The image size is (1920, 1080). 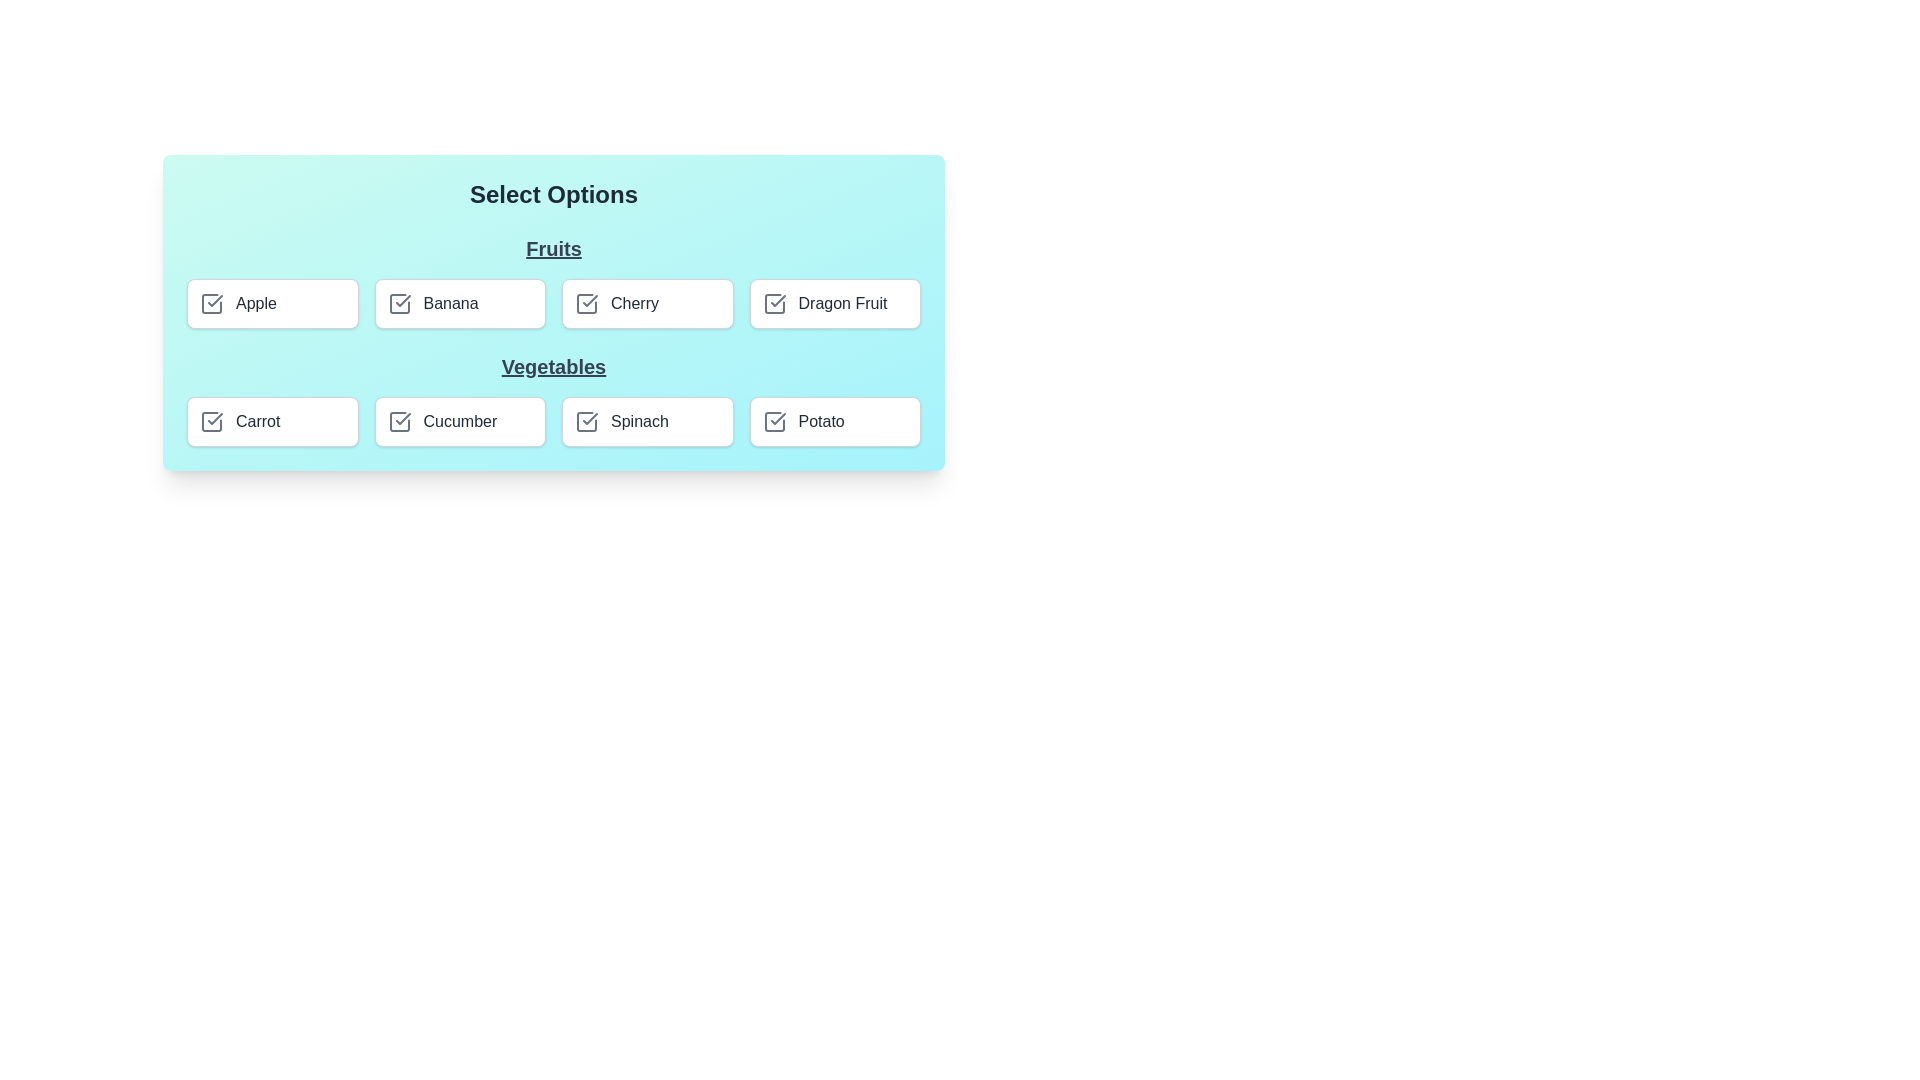 What do you see at coordinates (773, 304) in the screenshot?
I see `the checkmark icon indicating the selection status of the 'Dragon Fruit' option within the checkbox mechanism in the 'Fruits' section` at bounding box center [773, 304].